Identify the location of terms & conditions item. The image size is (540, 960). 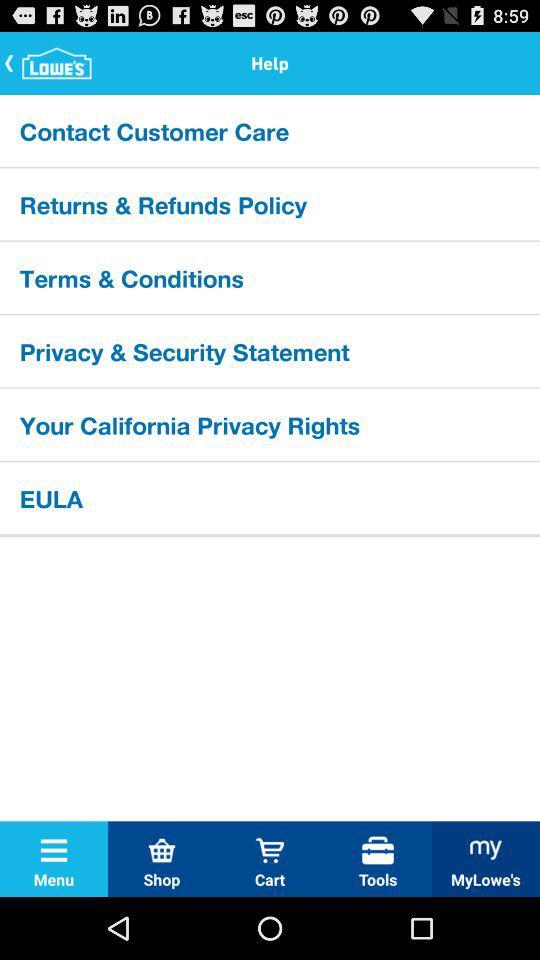
(270, 276).